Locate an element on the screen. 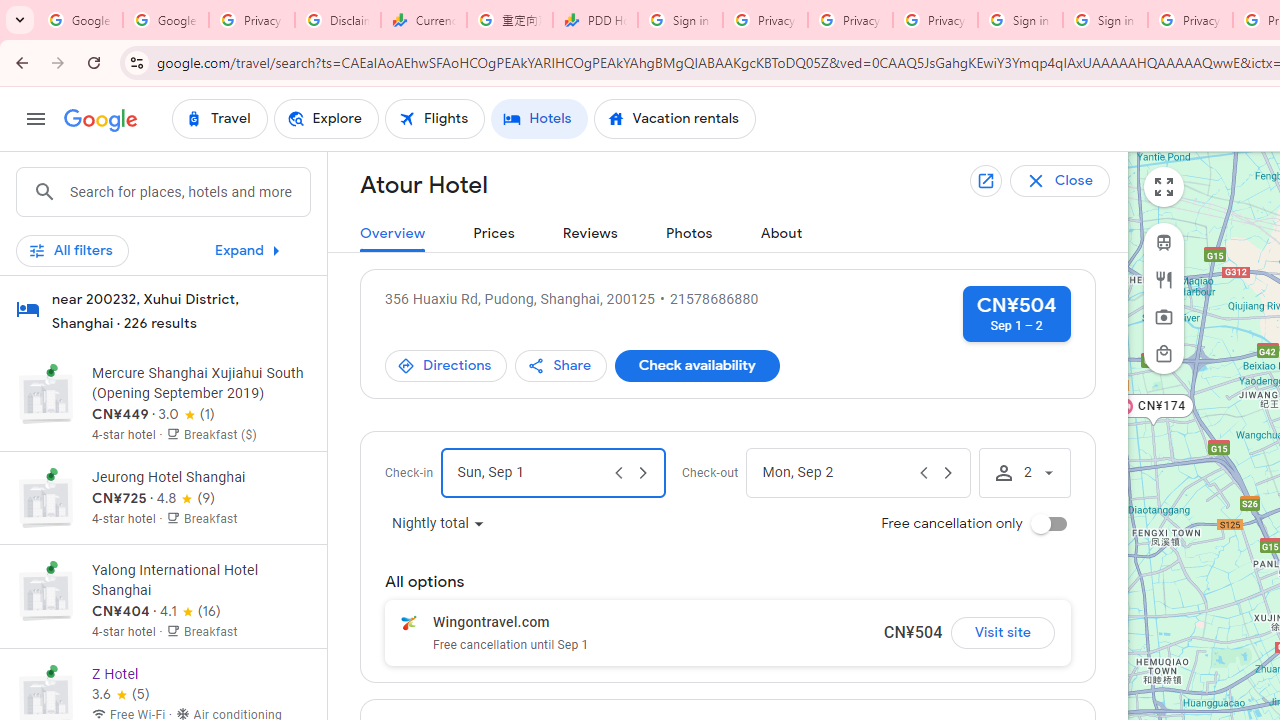  'Sign in - Google Accounts' is located at coordinates (1104, 20).